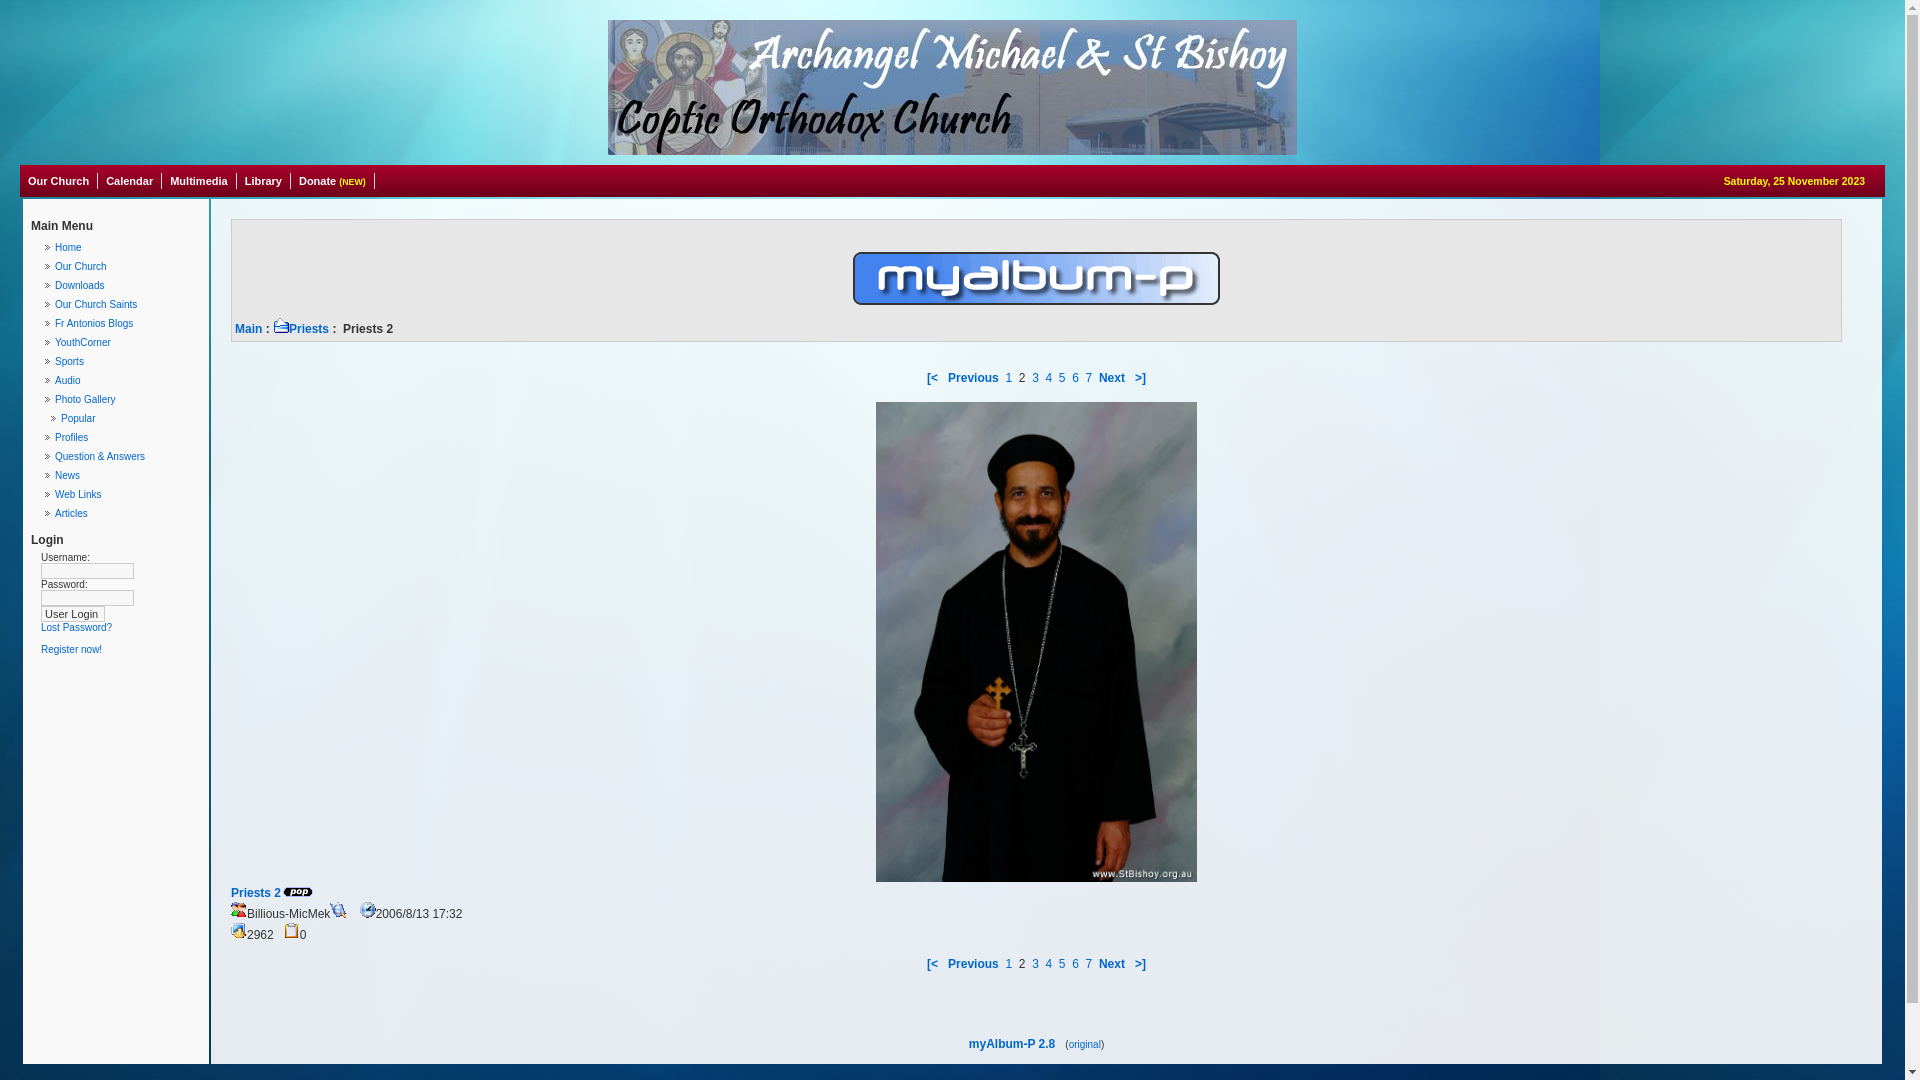  Describe the element at coordinates (119, 246) in the screenshot. I see `'Home'` at that location.